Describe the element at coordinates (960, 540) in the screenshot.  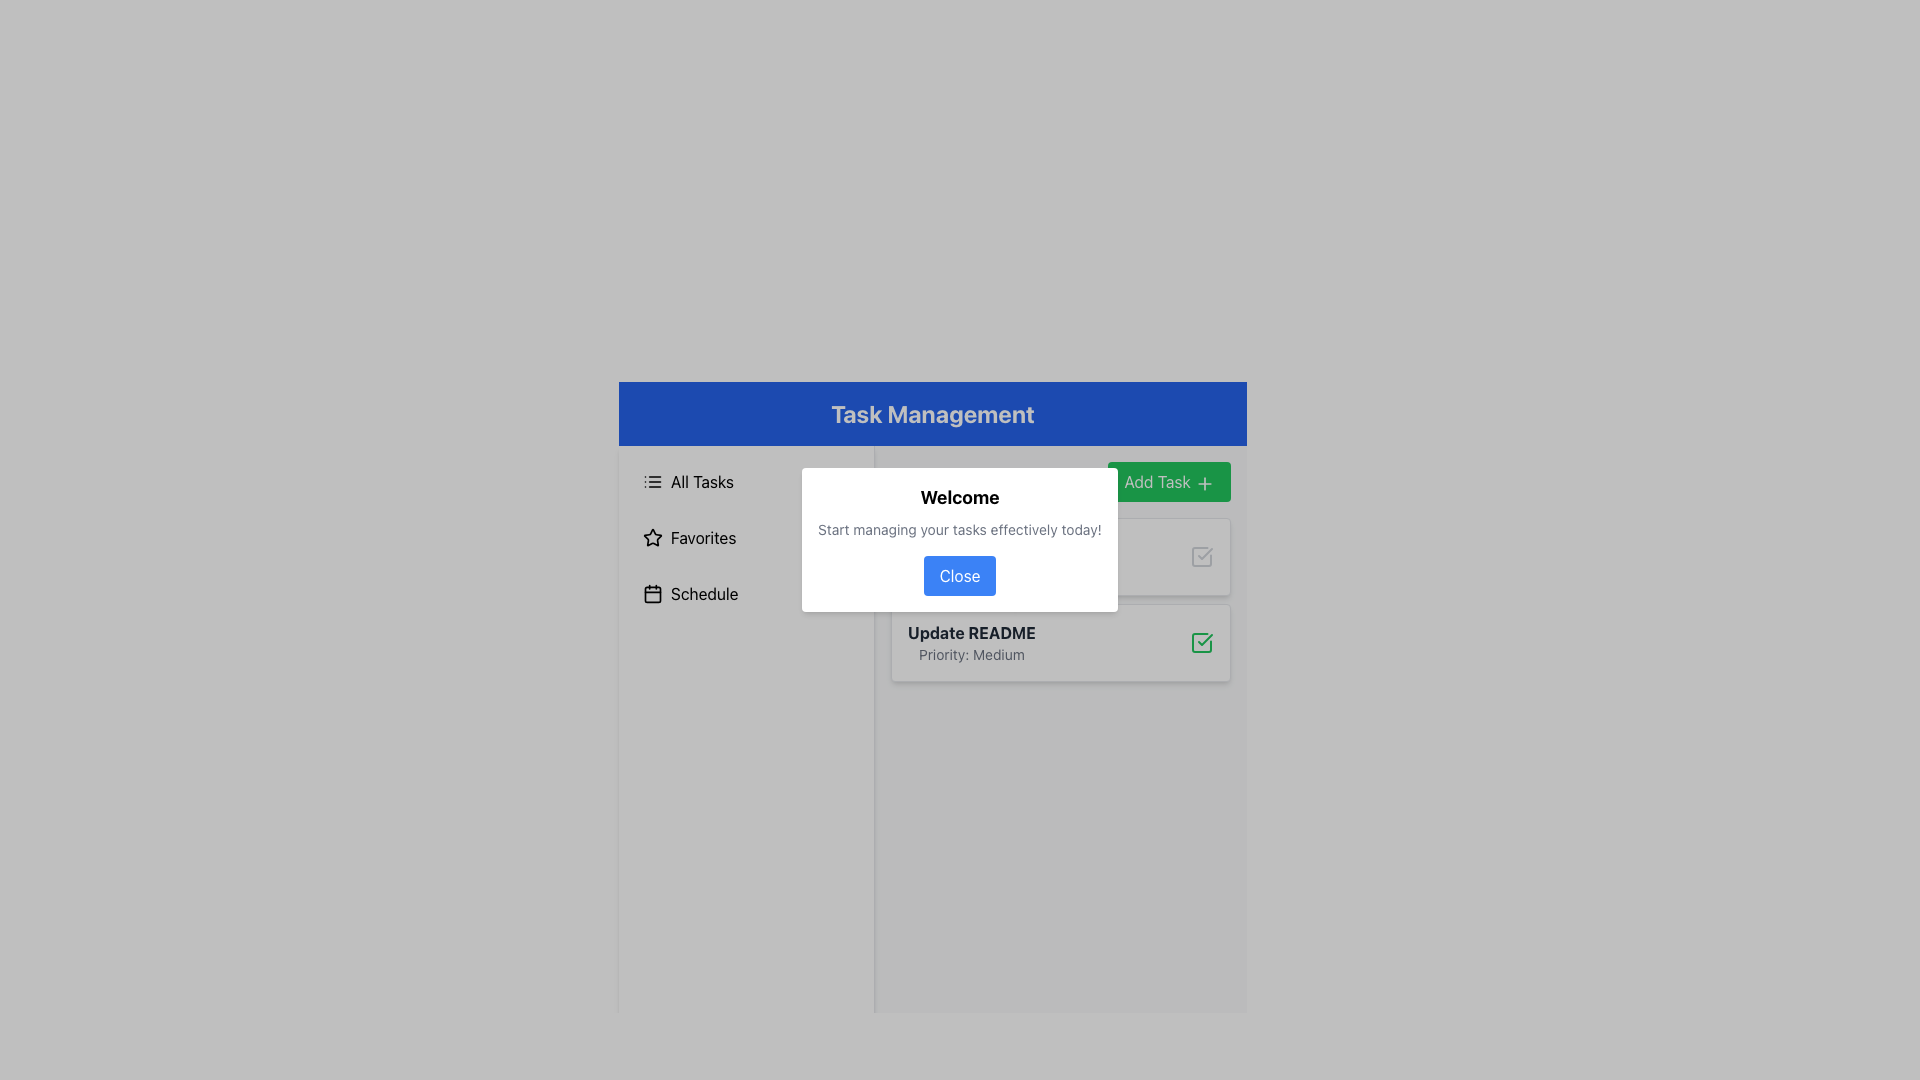
I see `the modal dialog box titled 'Welcome'` at that location.